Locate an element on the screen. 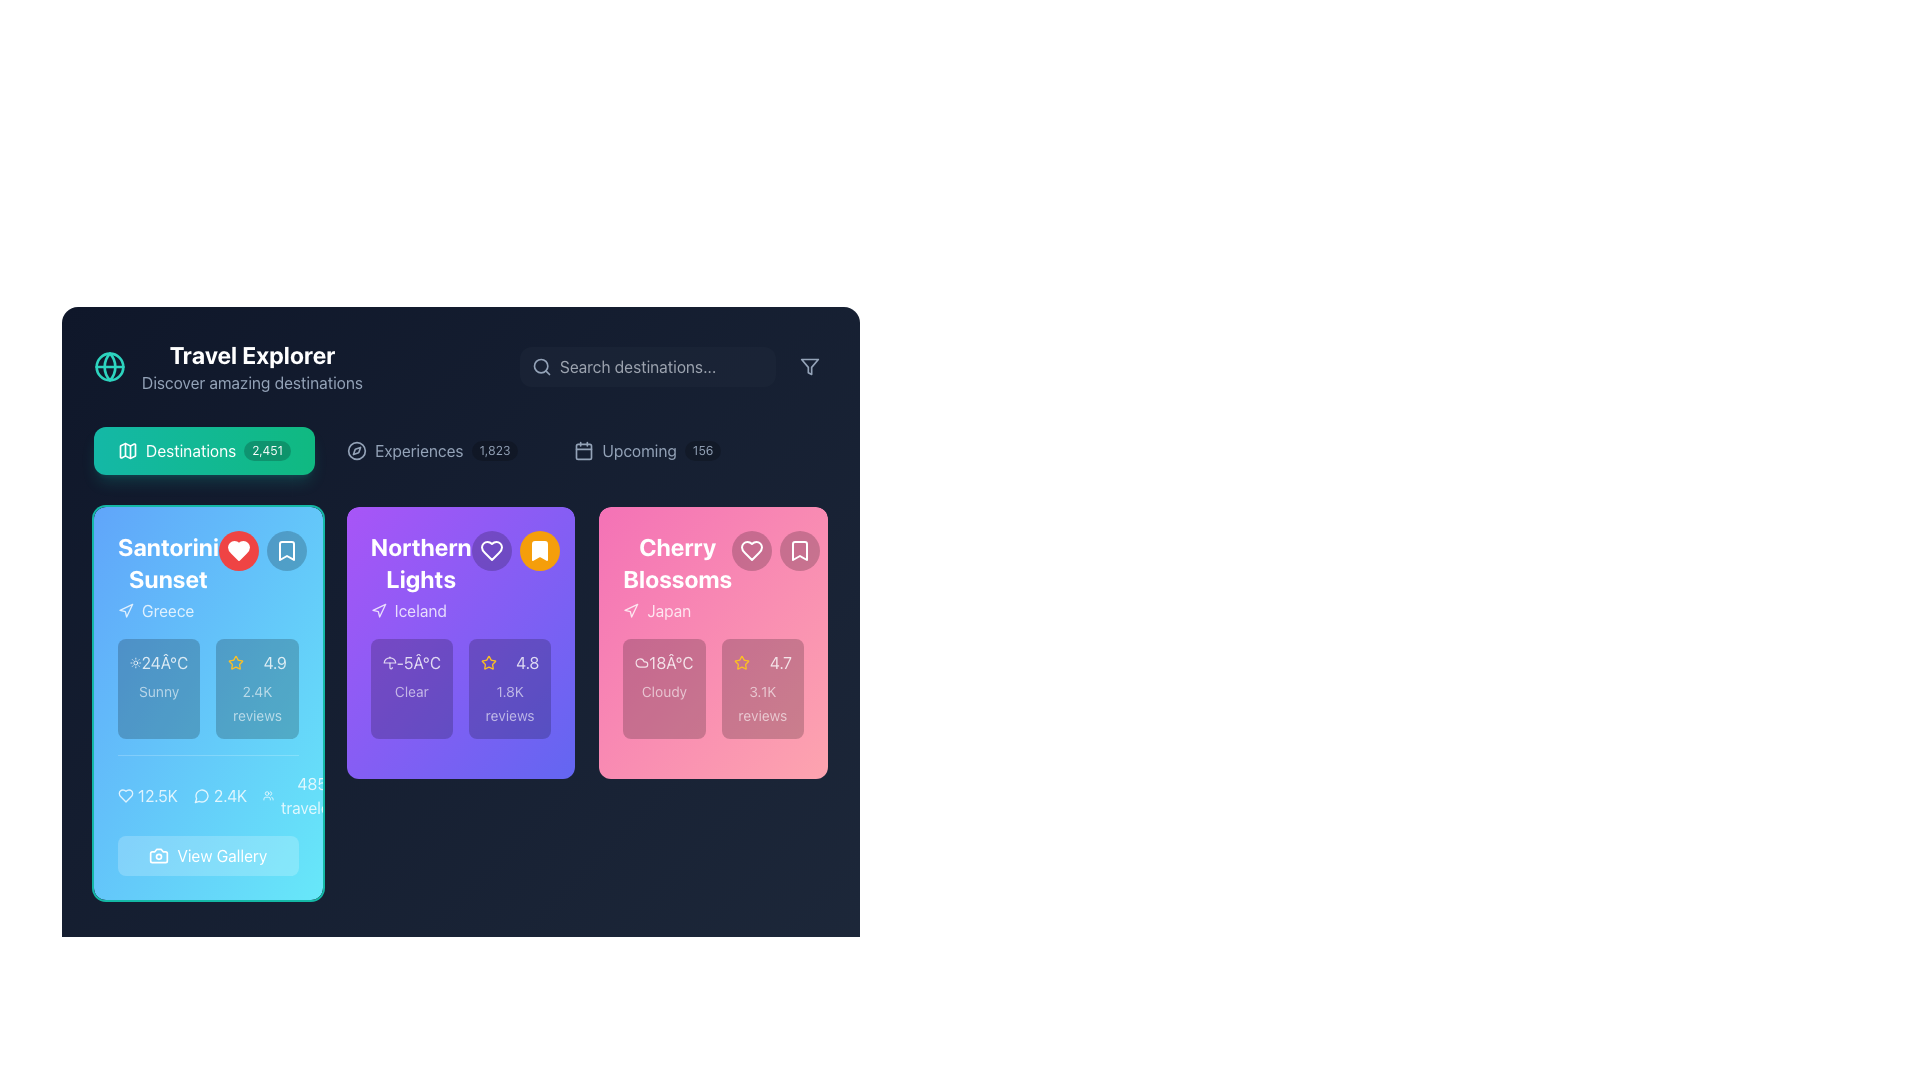  the globe icon located to the left of the 'Travel Explorer' header for additional functionalities is located at coordinates (228, 366).